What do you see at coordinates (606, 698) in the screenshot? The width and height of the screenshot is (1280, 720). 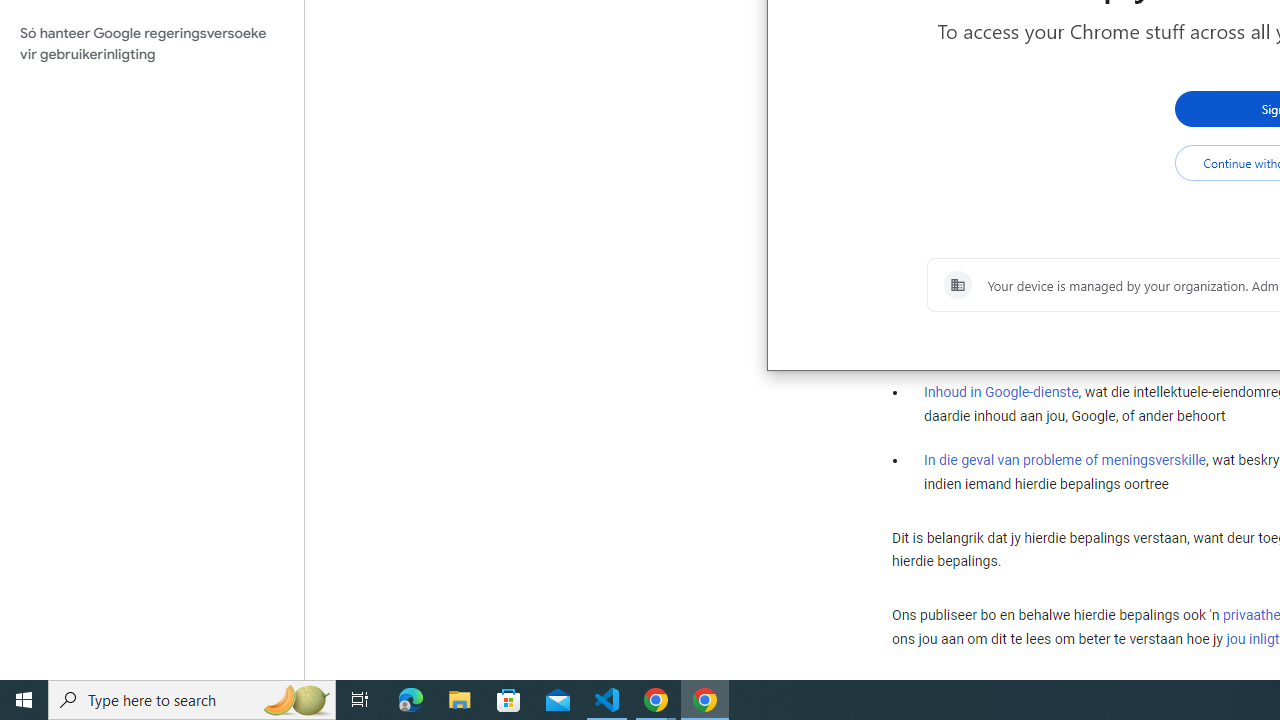 I see `'Visual Studio Code - 1 running window'` at bounding box center [606, 698].